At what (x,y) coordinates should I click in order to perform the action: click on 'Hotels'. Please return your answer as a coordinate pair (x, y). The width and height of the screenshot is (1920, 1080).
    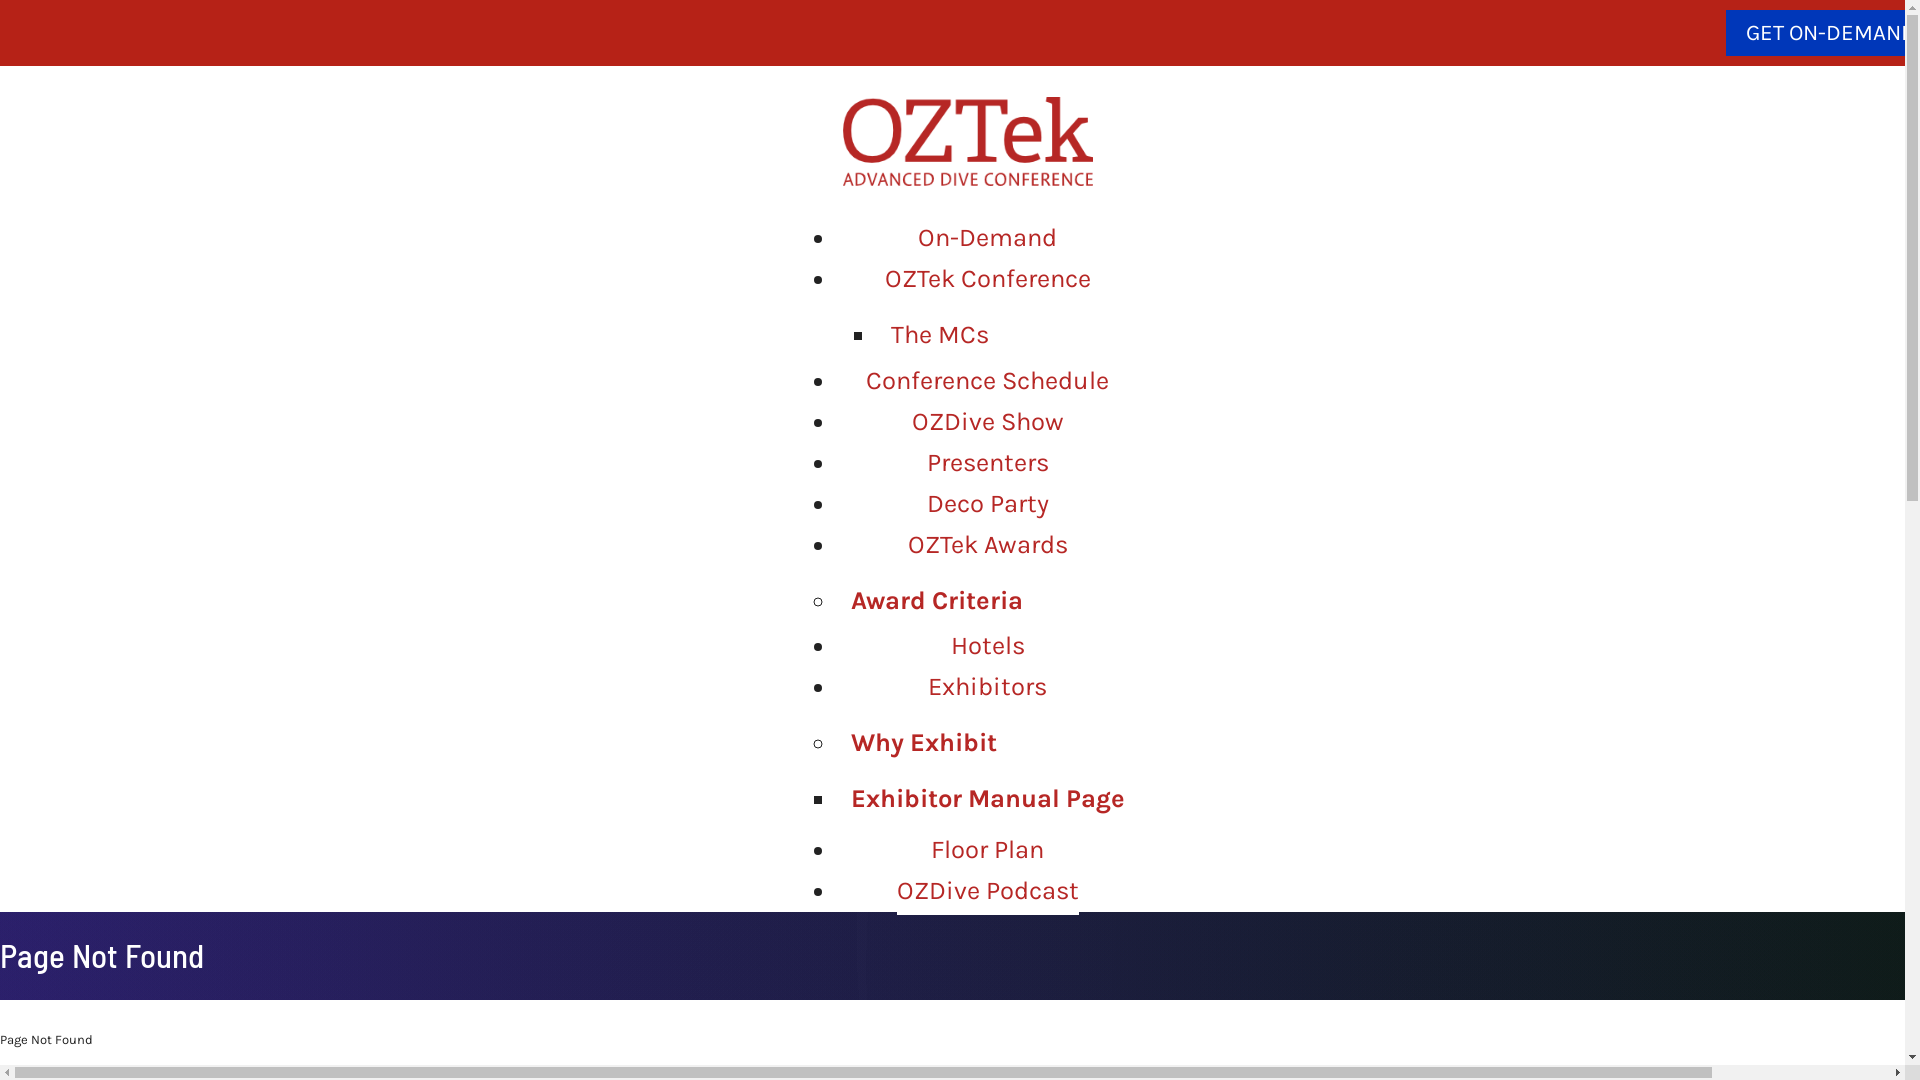
    Looking at the image, I should click on (987, 646).